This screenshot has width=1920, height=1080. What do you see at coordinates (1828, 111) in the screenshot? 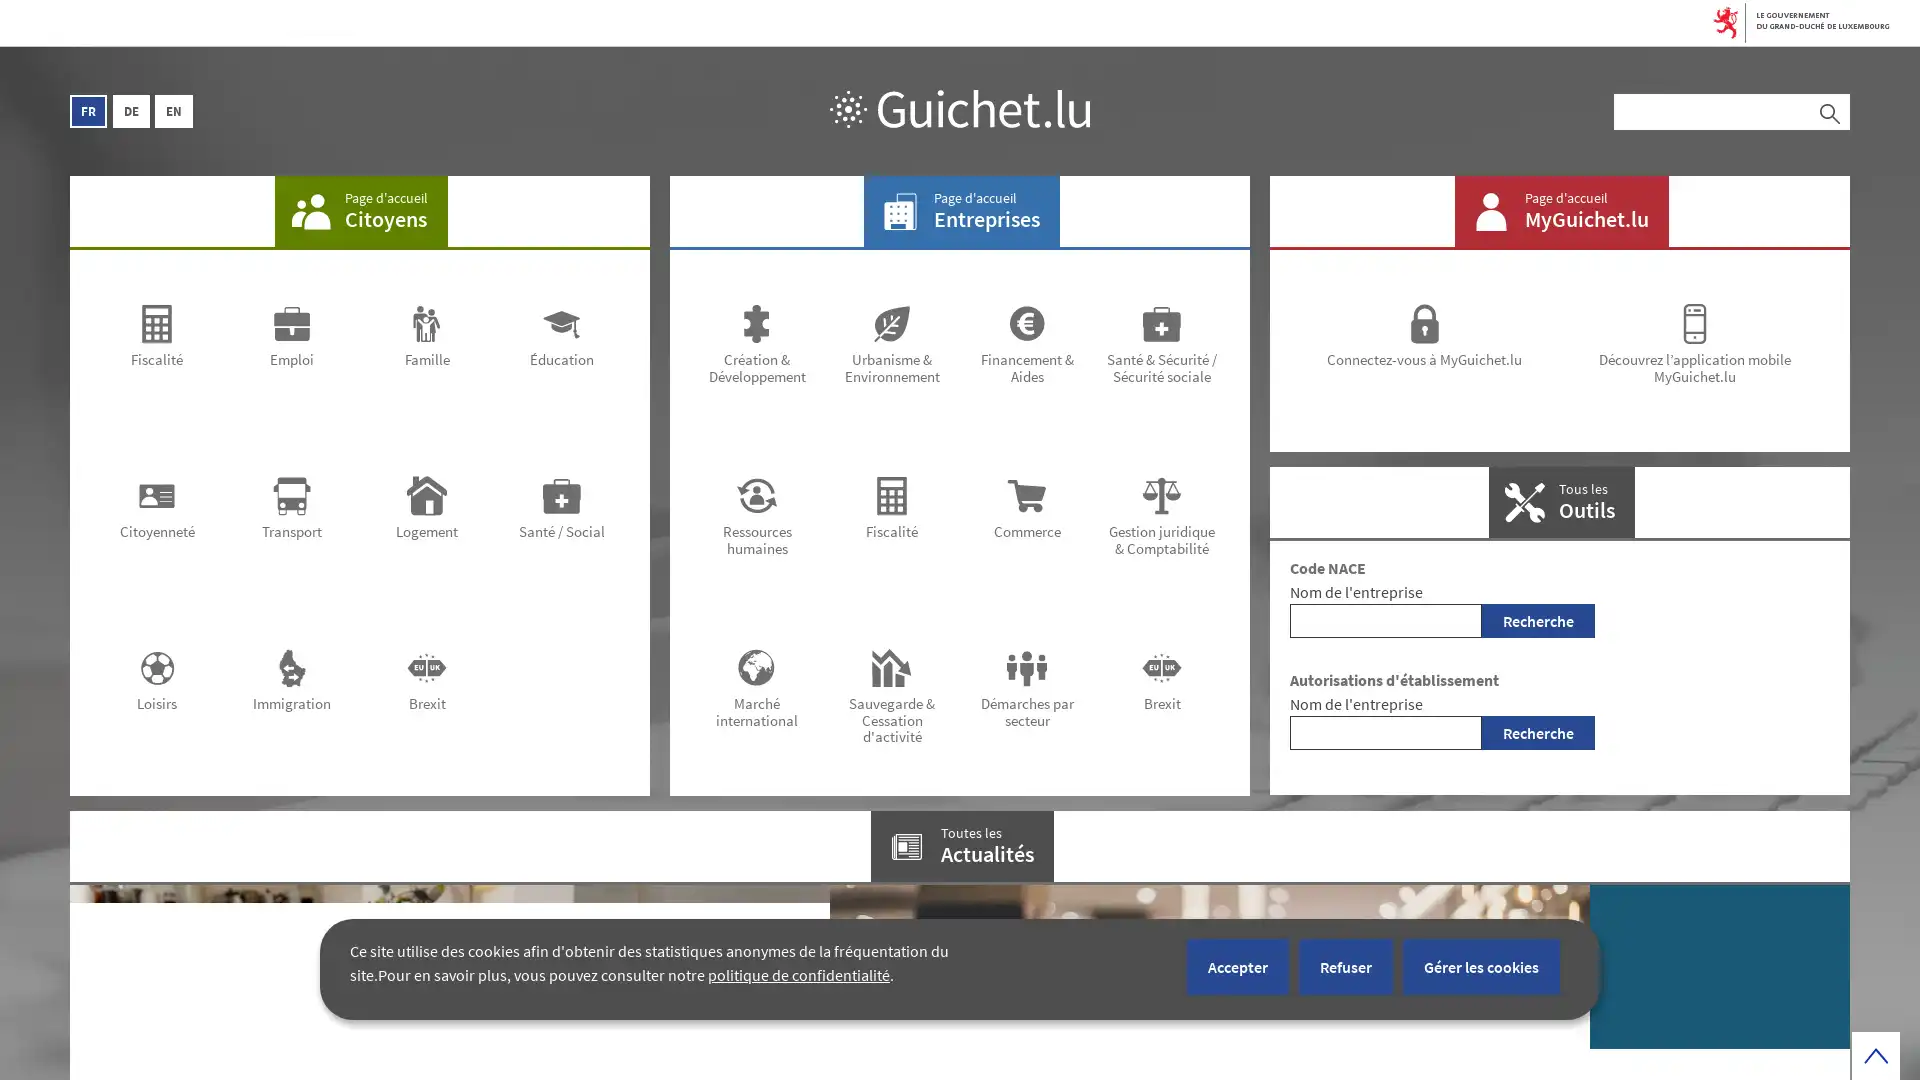
I see `Rechercher` at bounding box center [1828, 111].